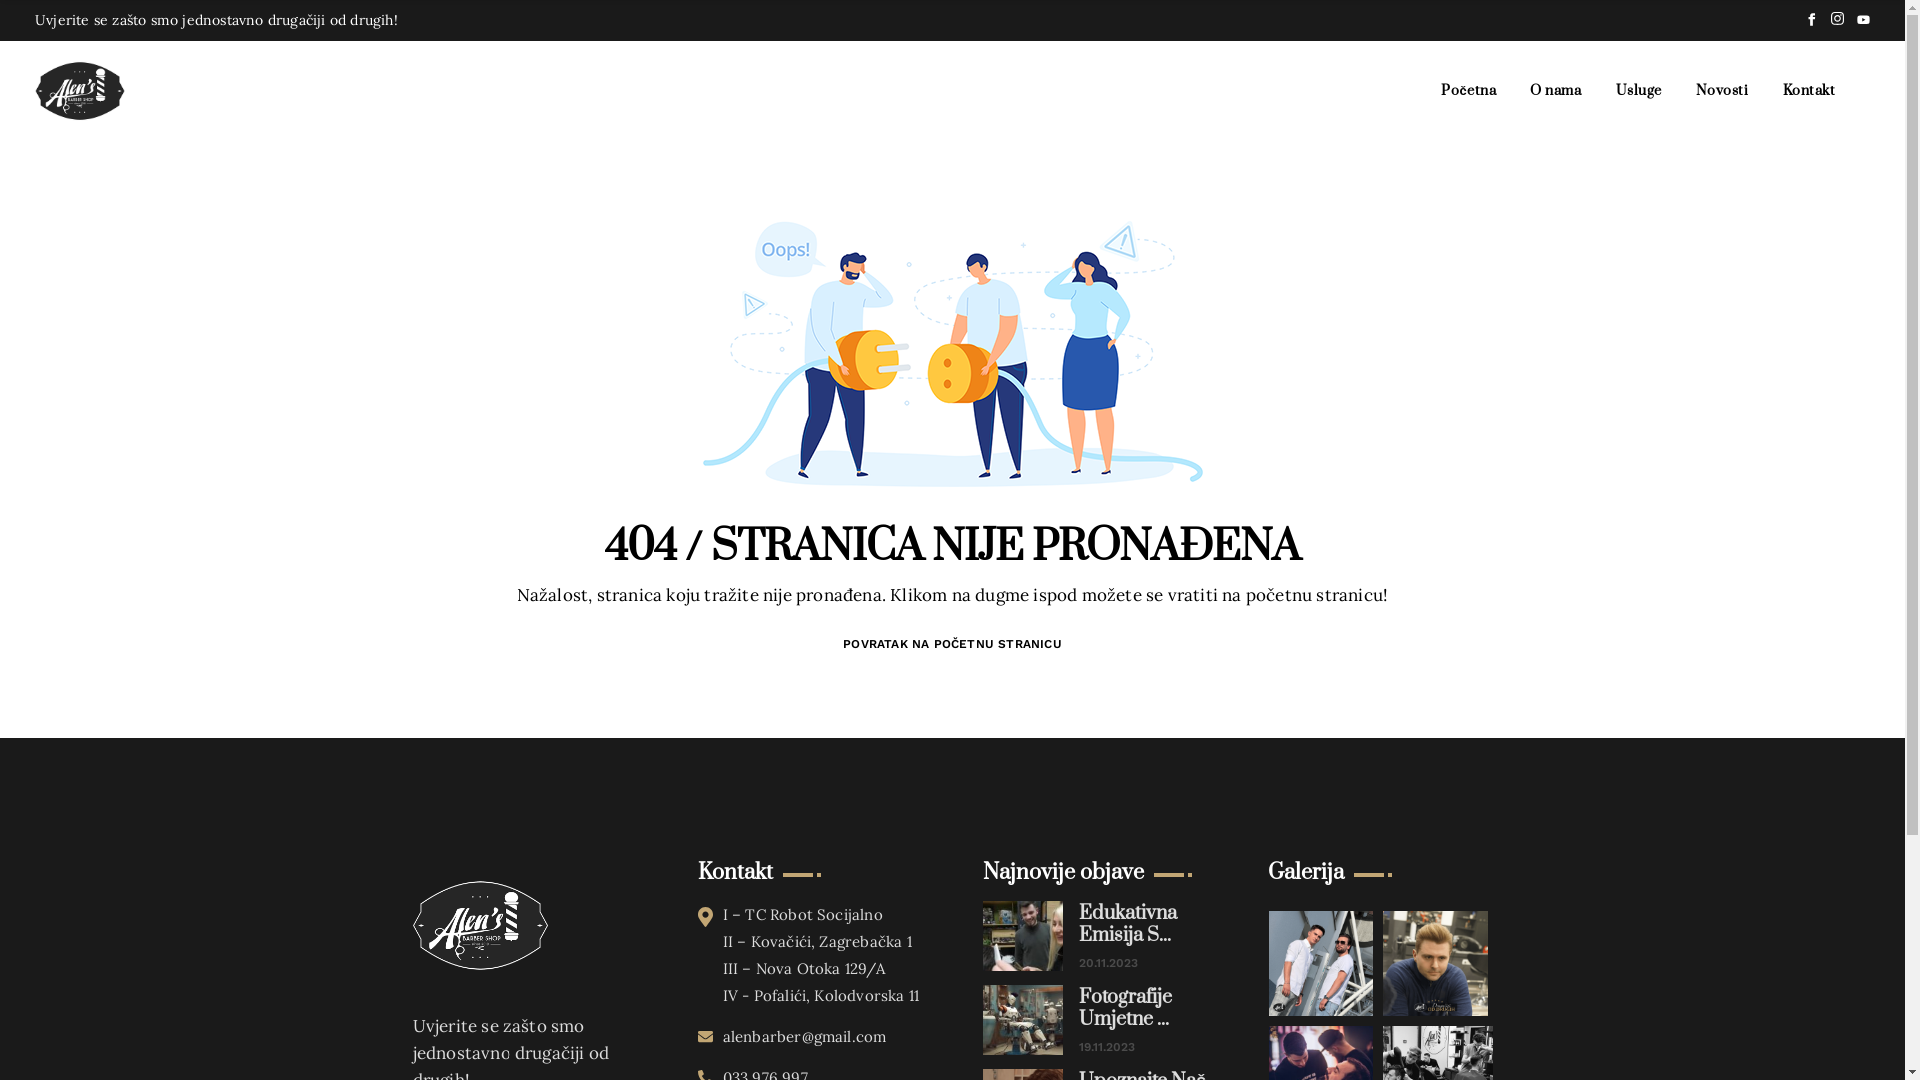  I want to click on 'Kontakt', so click(1809, 91).